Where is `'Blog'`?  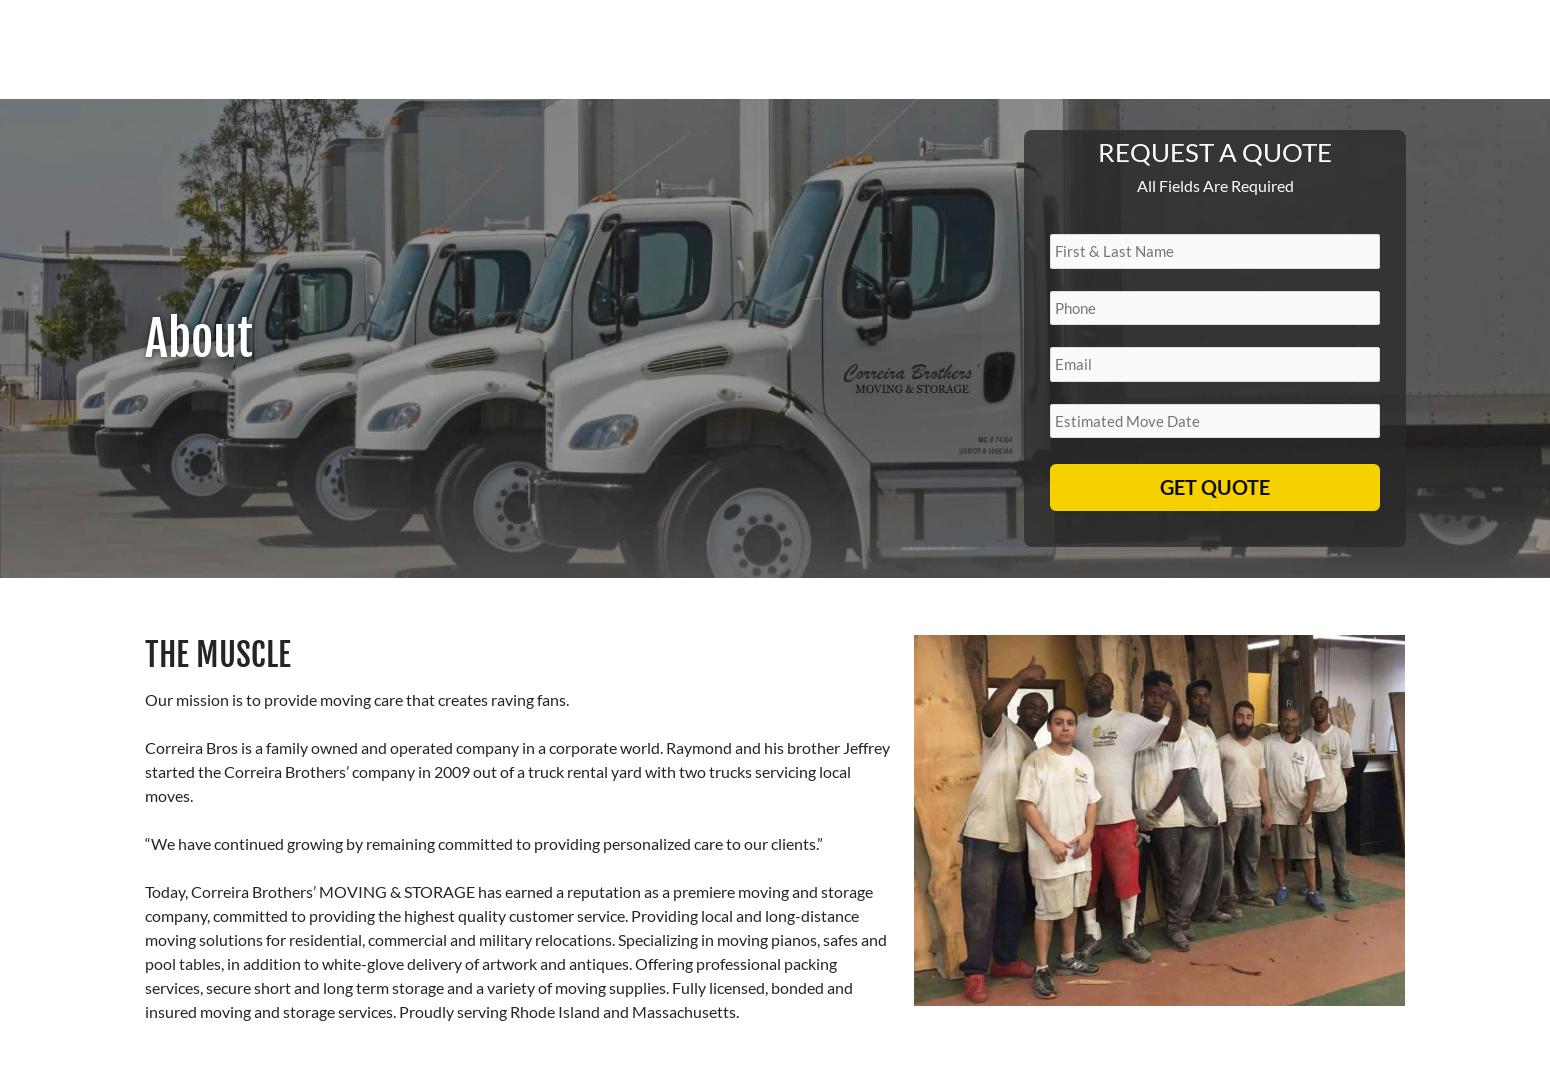
'Blog' is located at coordinates (1374, 74).